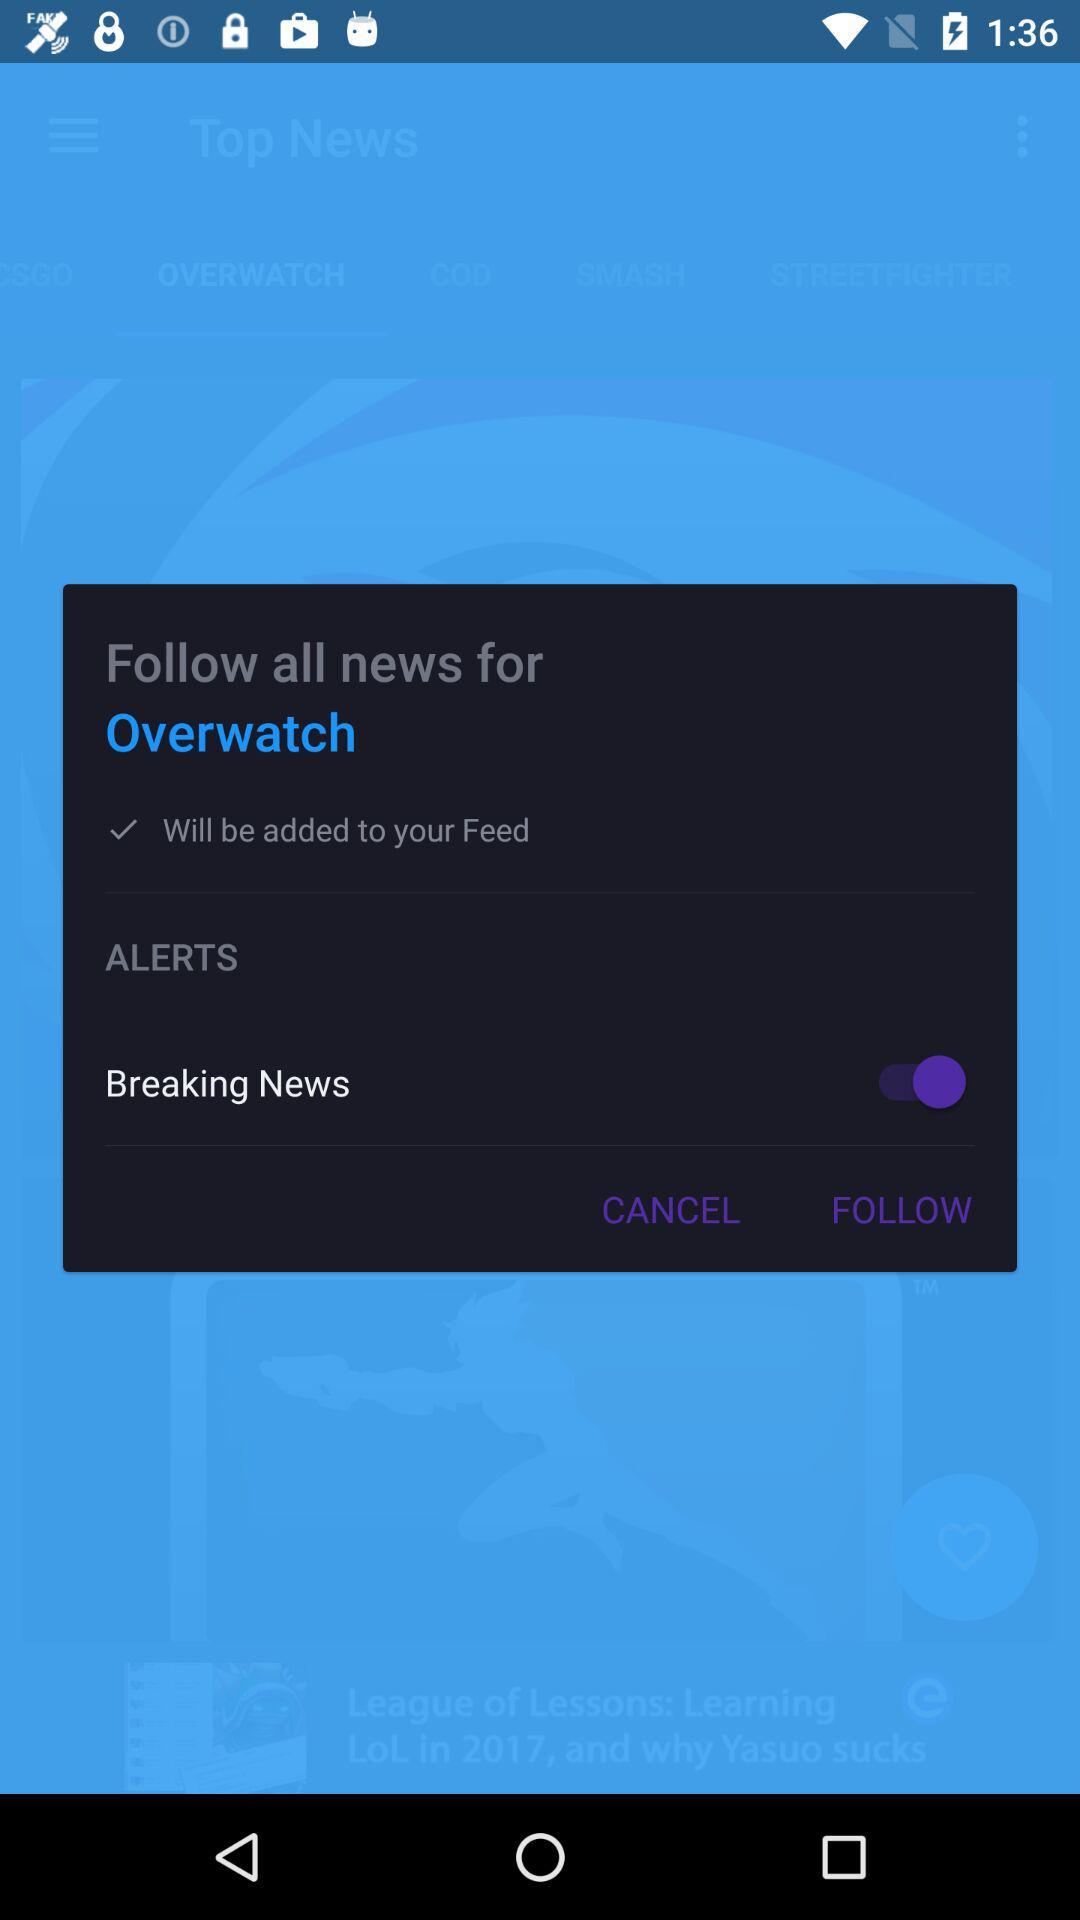  What do you see at coordinates (912, 1080) in the screenshot?
I see `icon below alerts` at bounding box center [912, 1080].